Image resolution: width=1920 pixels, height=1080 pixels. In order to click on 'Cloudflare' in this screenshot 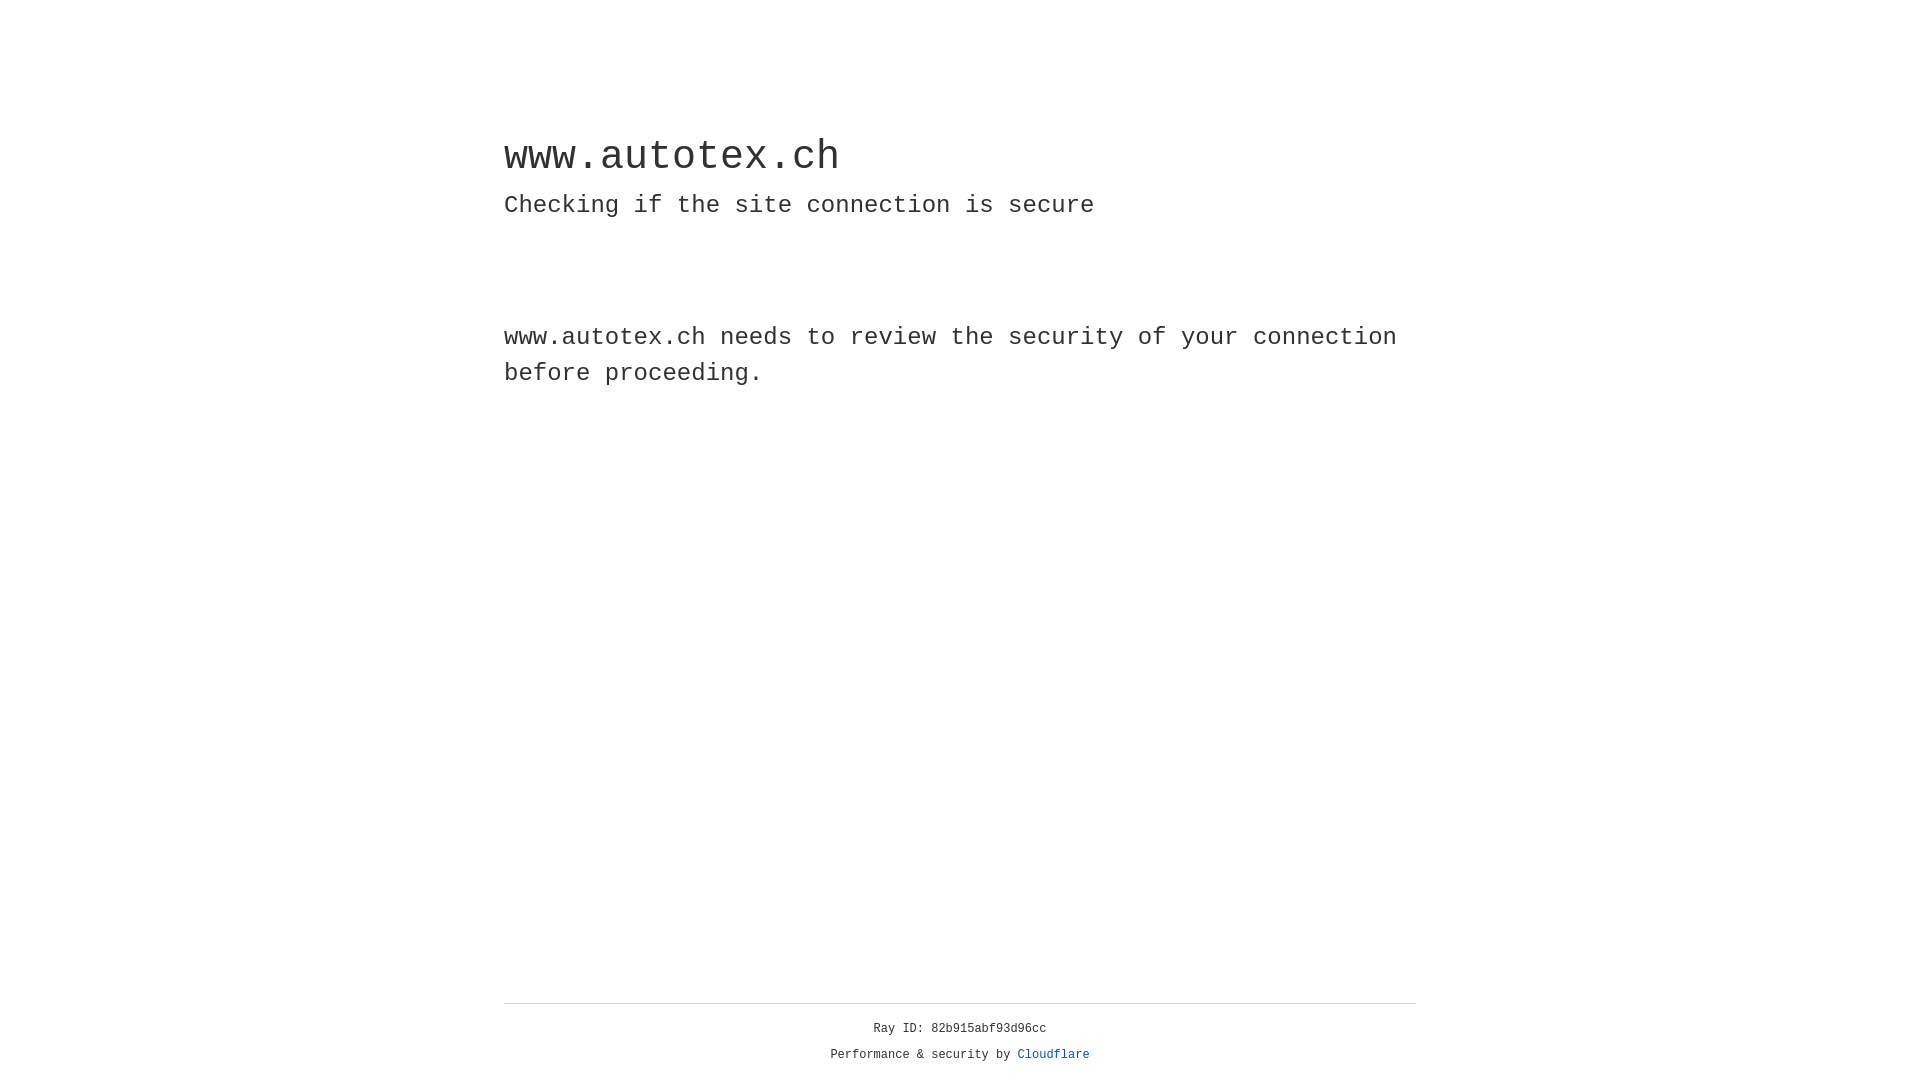, I will do `click(1053, 1054)`.